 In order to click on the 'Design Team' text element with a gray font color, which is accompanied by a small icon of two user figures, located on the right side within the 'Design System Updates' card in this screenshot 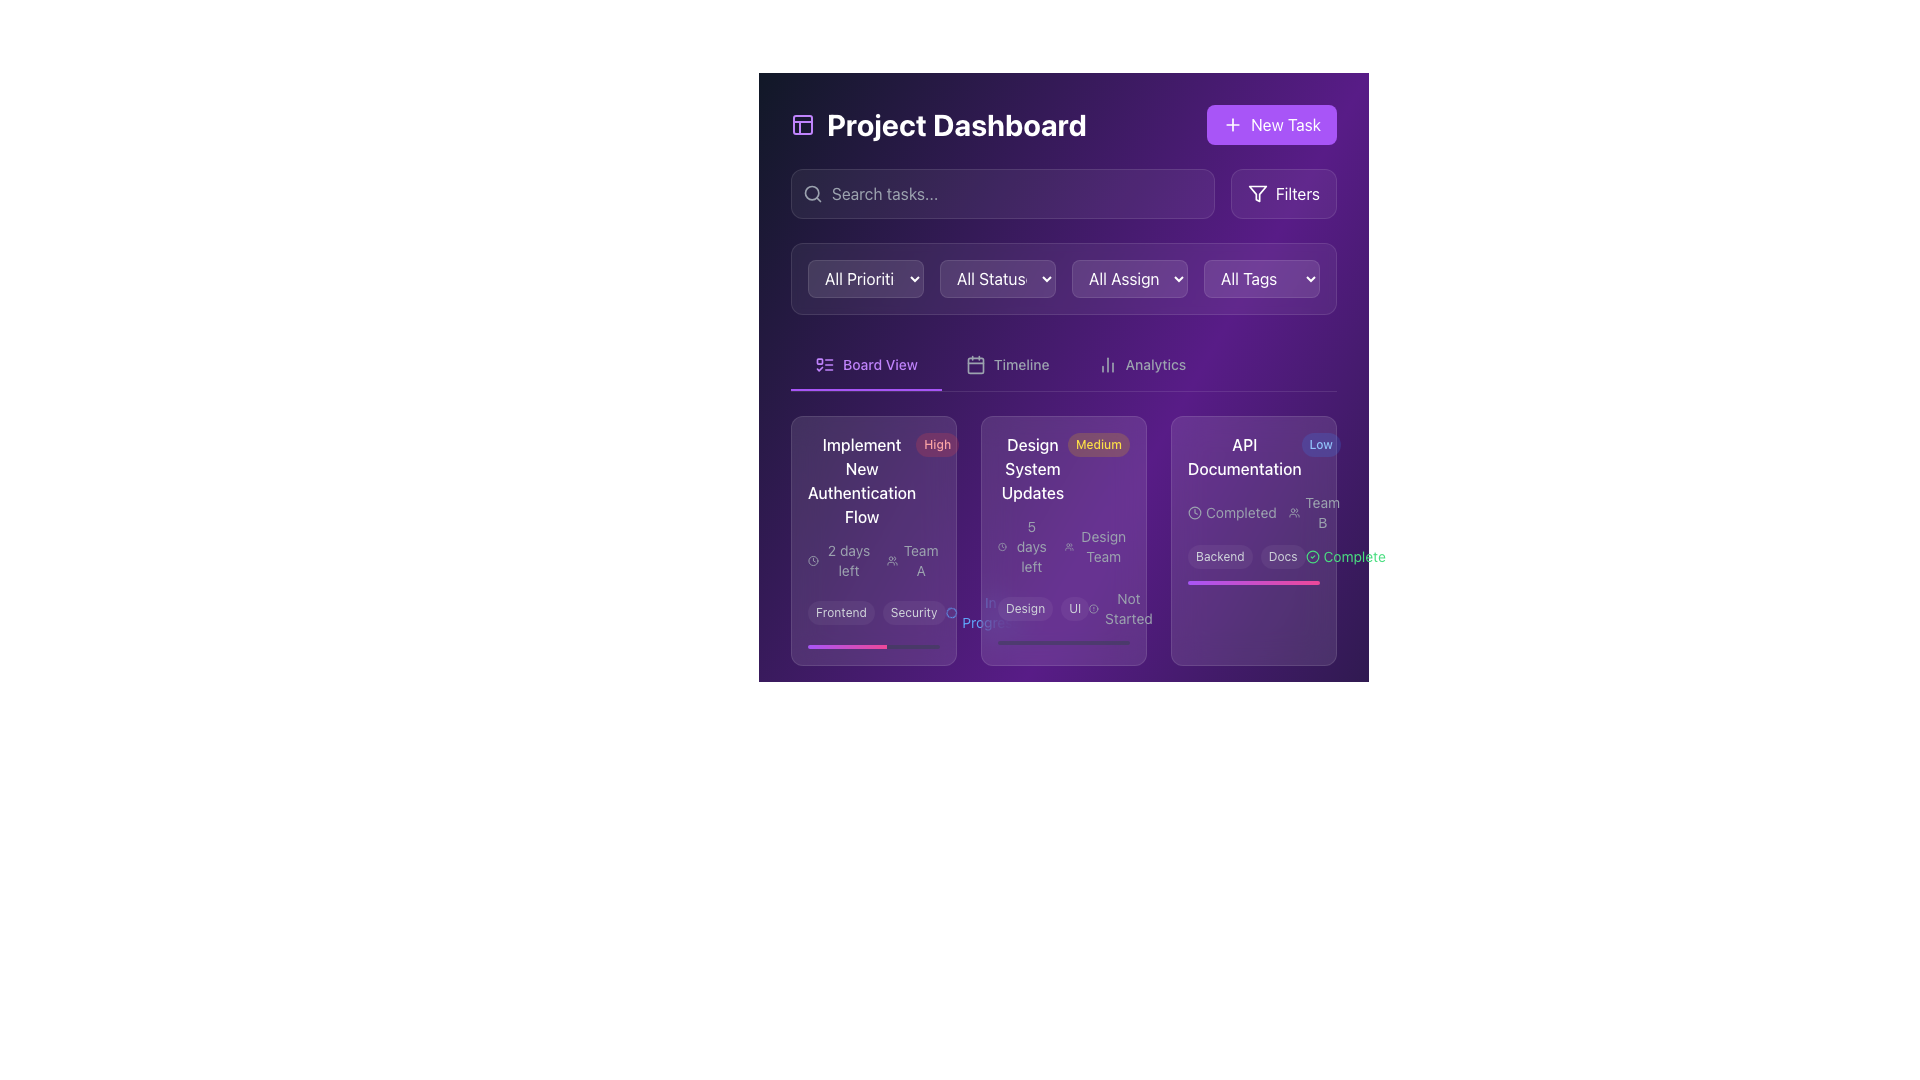, I will do `click(1096, 547)`.